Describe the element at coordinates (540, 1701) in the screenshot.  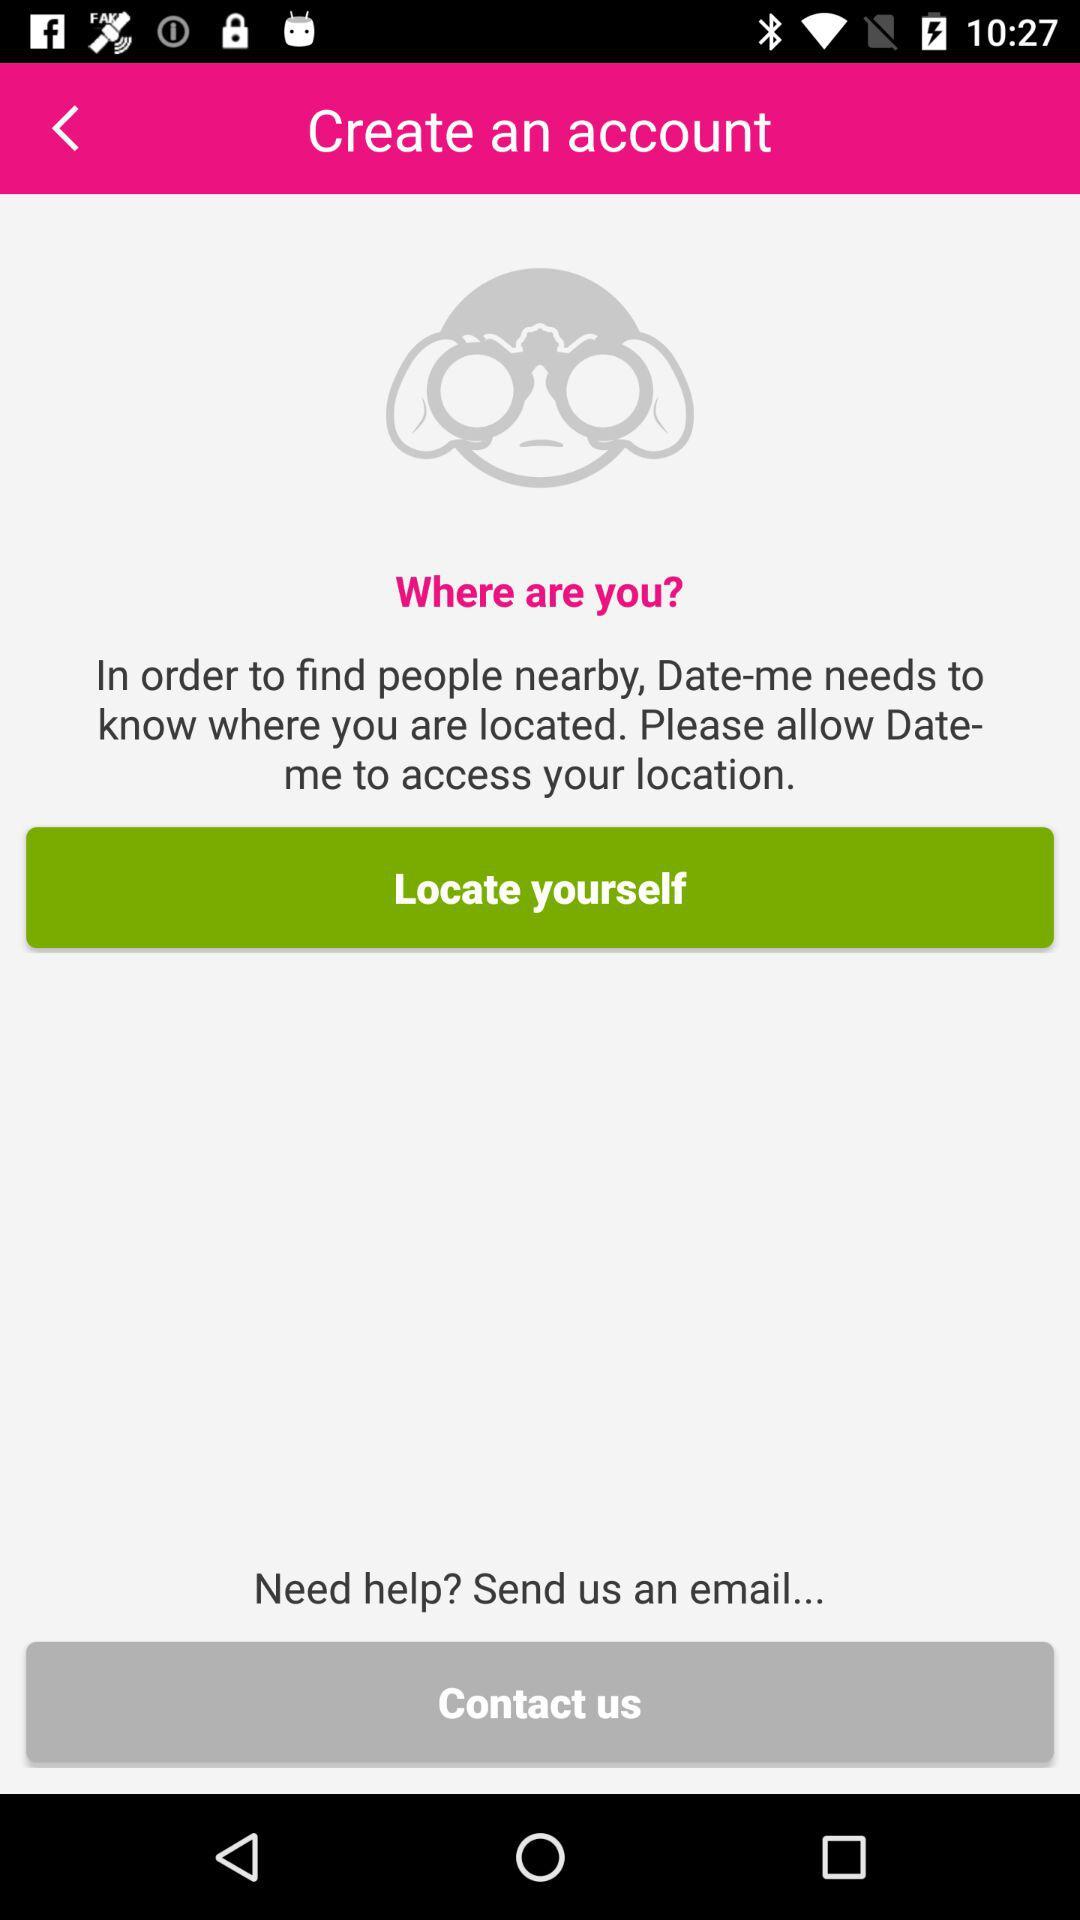
I see `contact us icon` at that location.